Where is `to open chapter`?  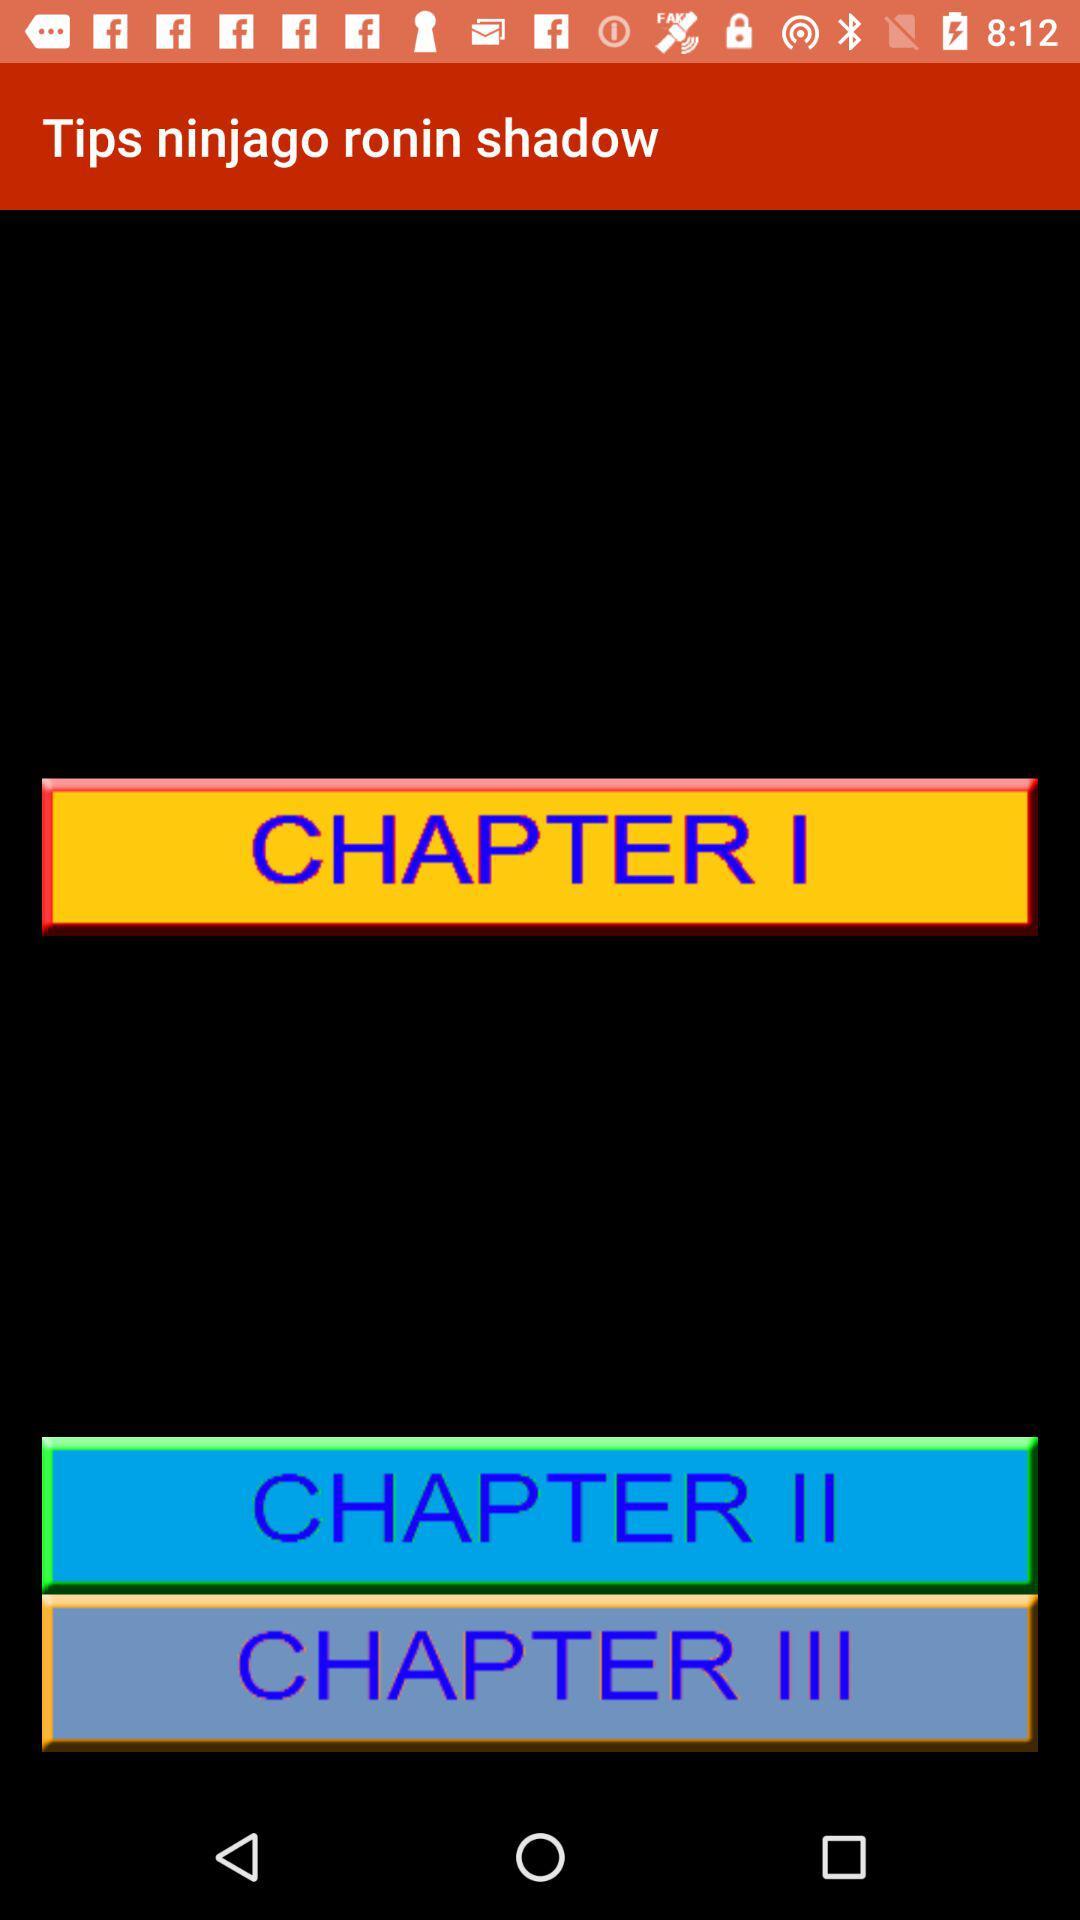 to open chapter is located at coordinates (540, 857).